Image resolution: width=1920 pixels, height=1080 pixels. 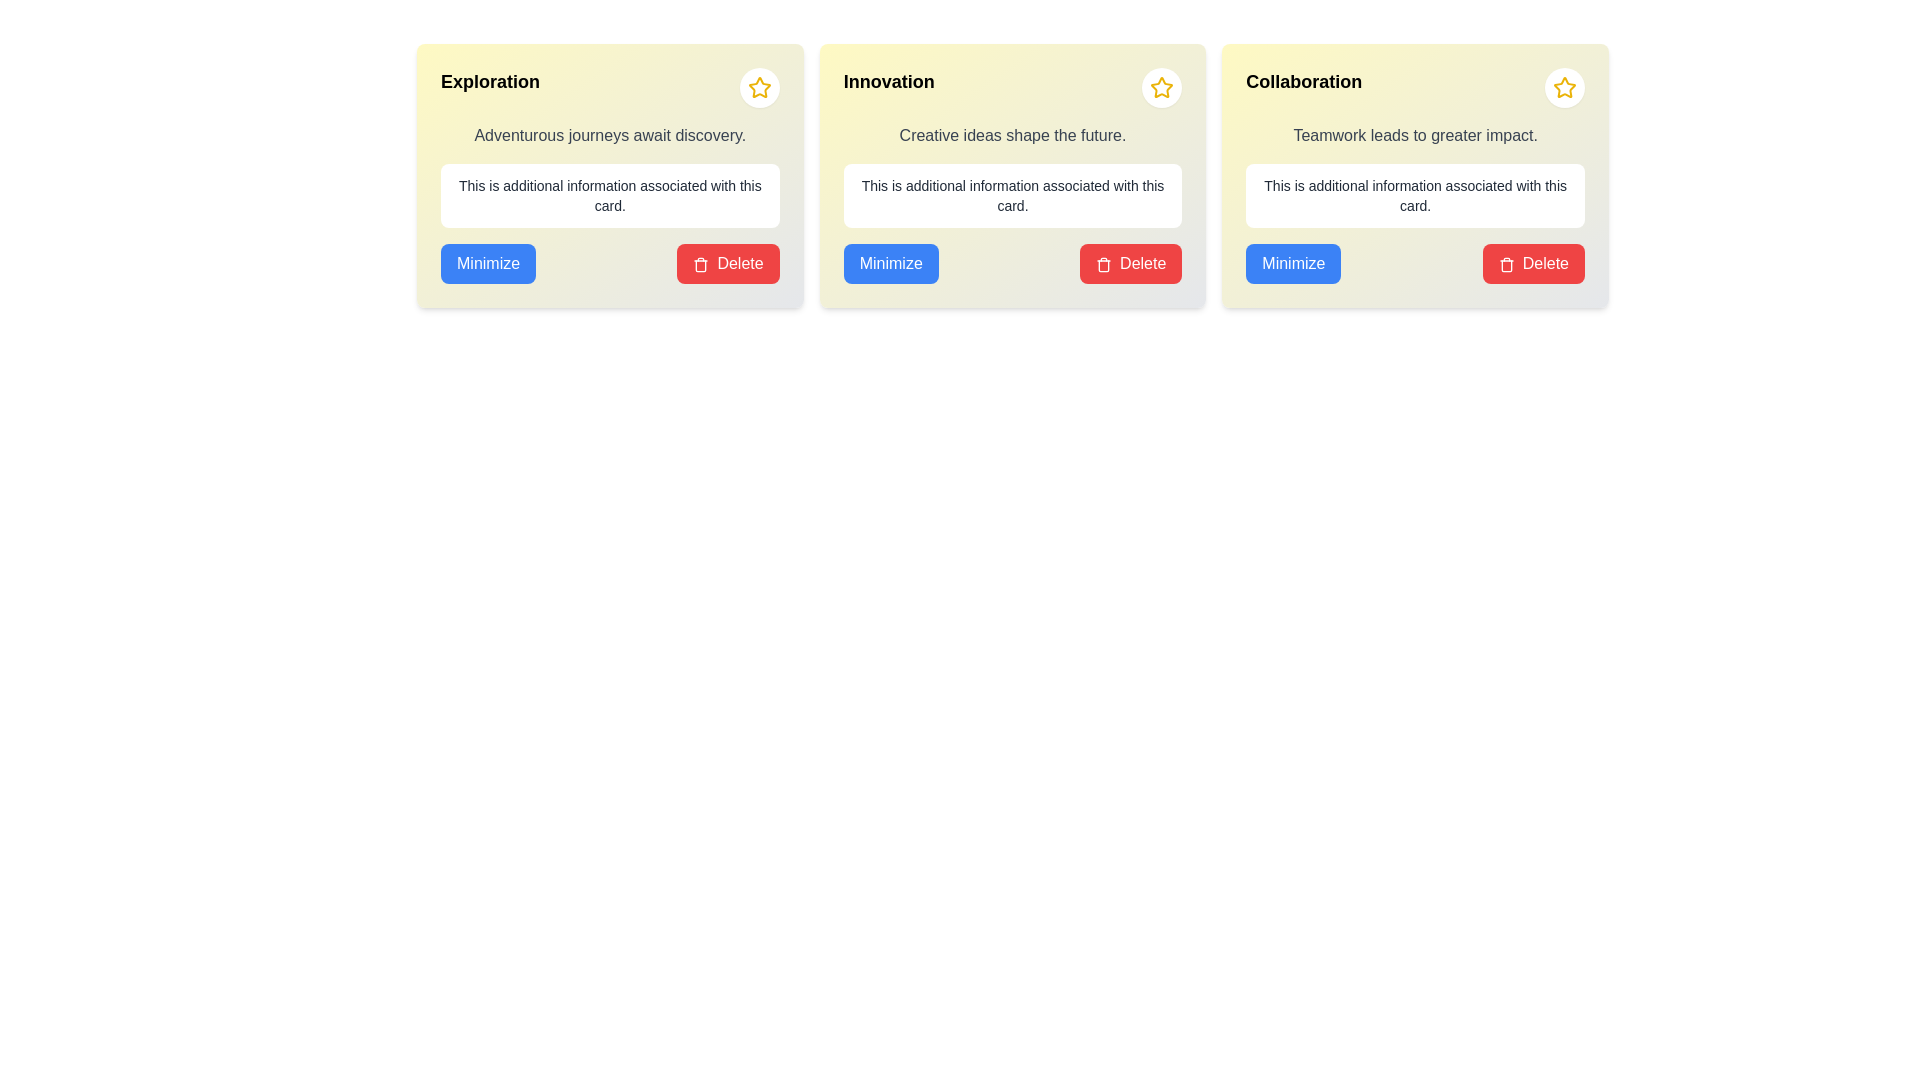 I want to click on the delete icon located on the 'Delete' button within the middle card labeled 'Innovation', which is positioned to the left of the button's text, so click(x=1103, y=263).